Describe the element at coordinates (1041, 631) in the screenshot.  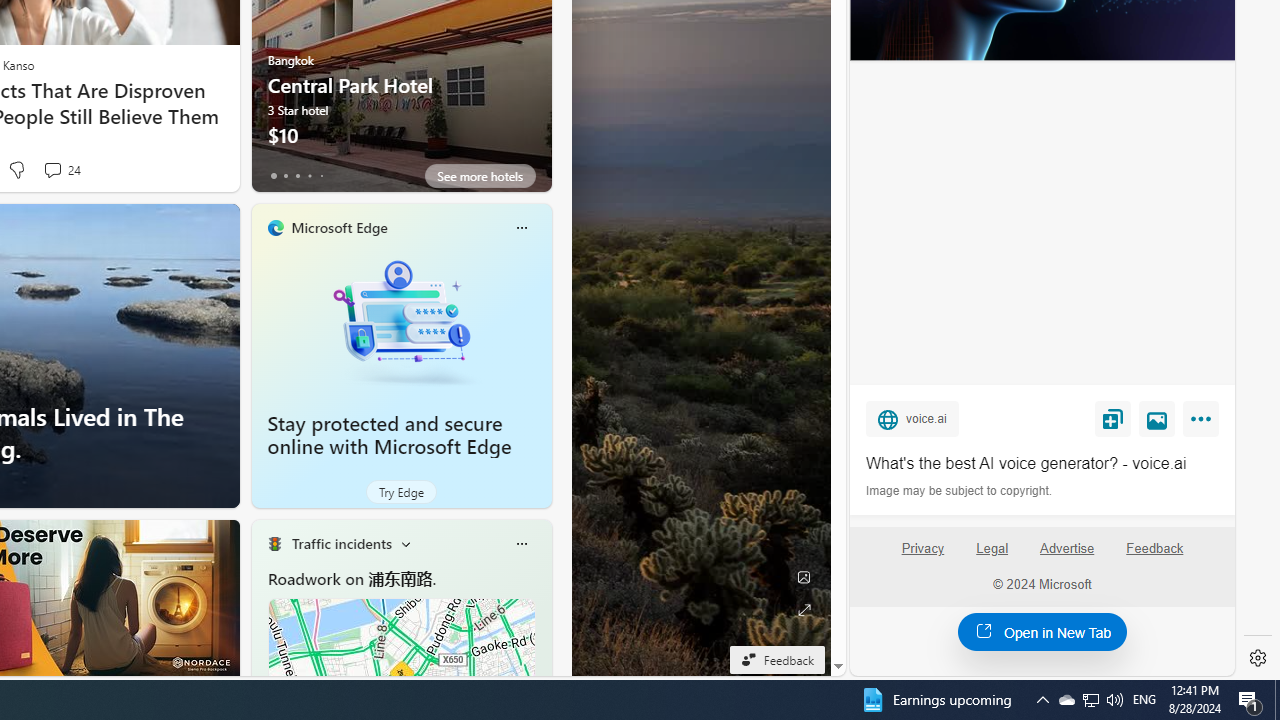
I see `'Open in New Tab'` at that location.